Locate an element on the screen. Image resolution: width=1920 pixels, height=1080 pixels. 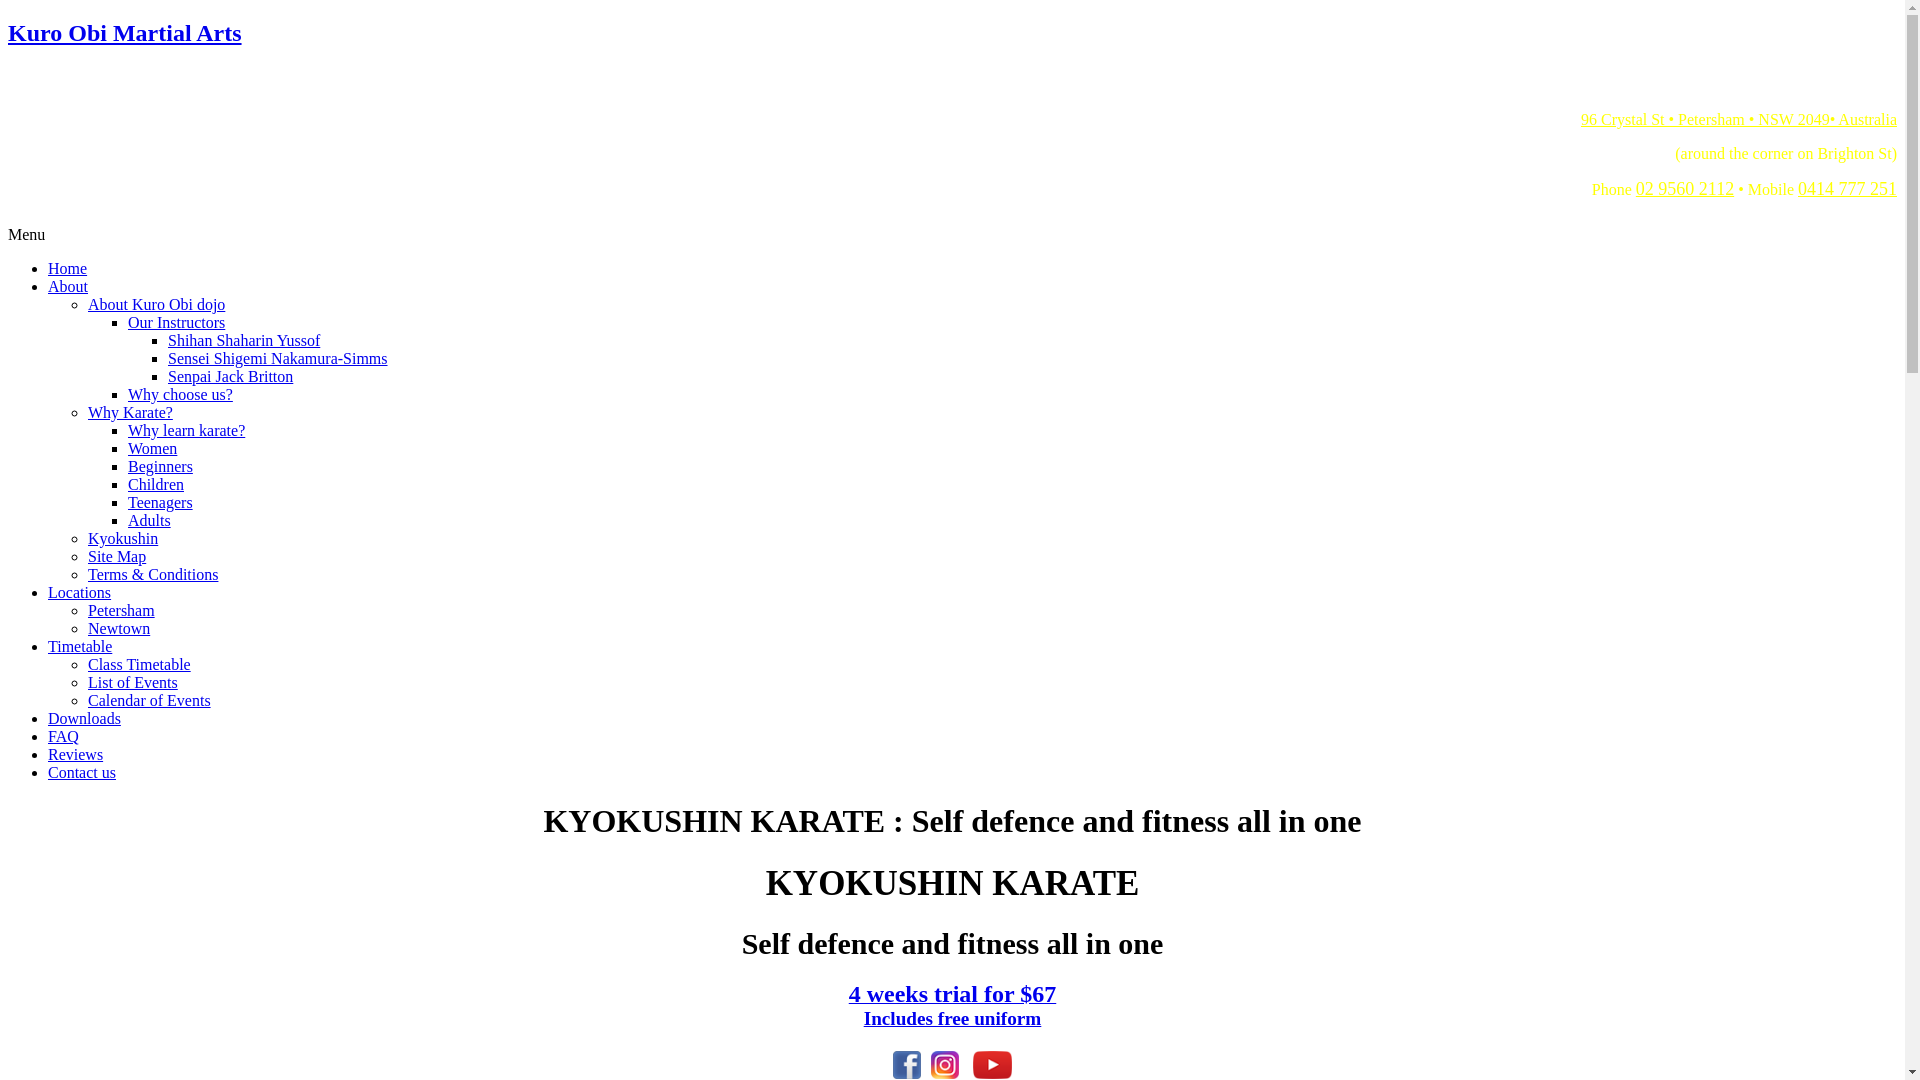
'02 9560 2112' is located at coordinates (1683, 189).